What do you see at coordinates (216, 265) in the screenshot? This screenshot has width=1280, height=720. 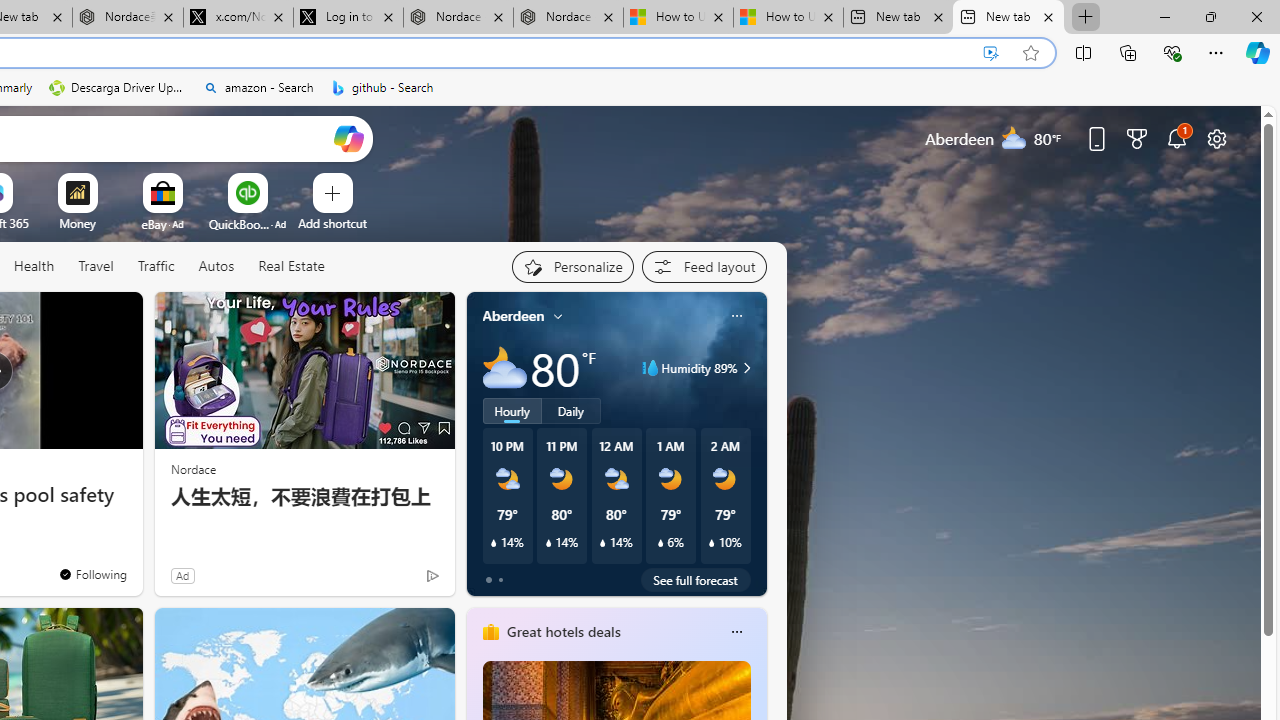 I see `'Autos'` at bounding box center [216, 265].